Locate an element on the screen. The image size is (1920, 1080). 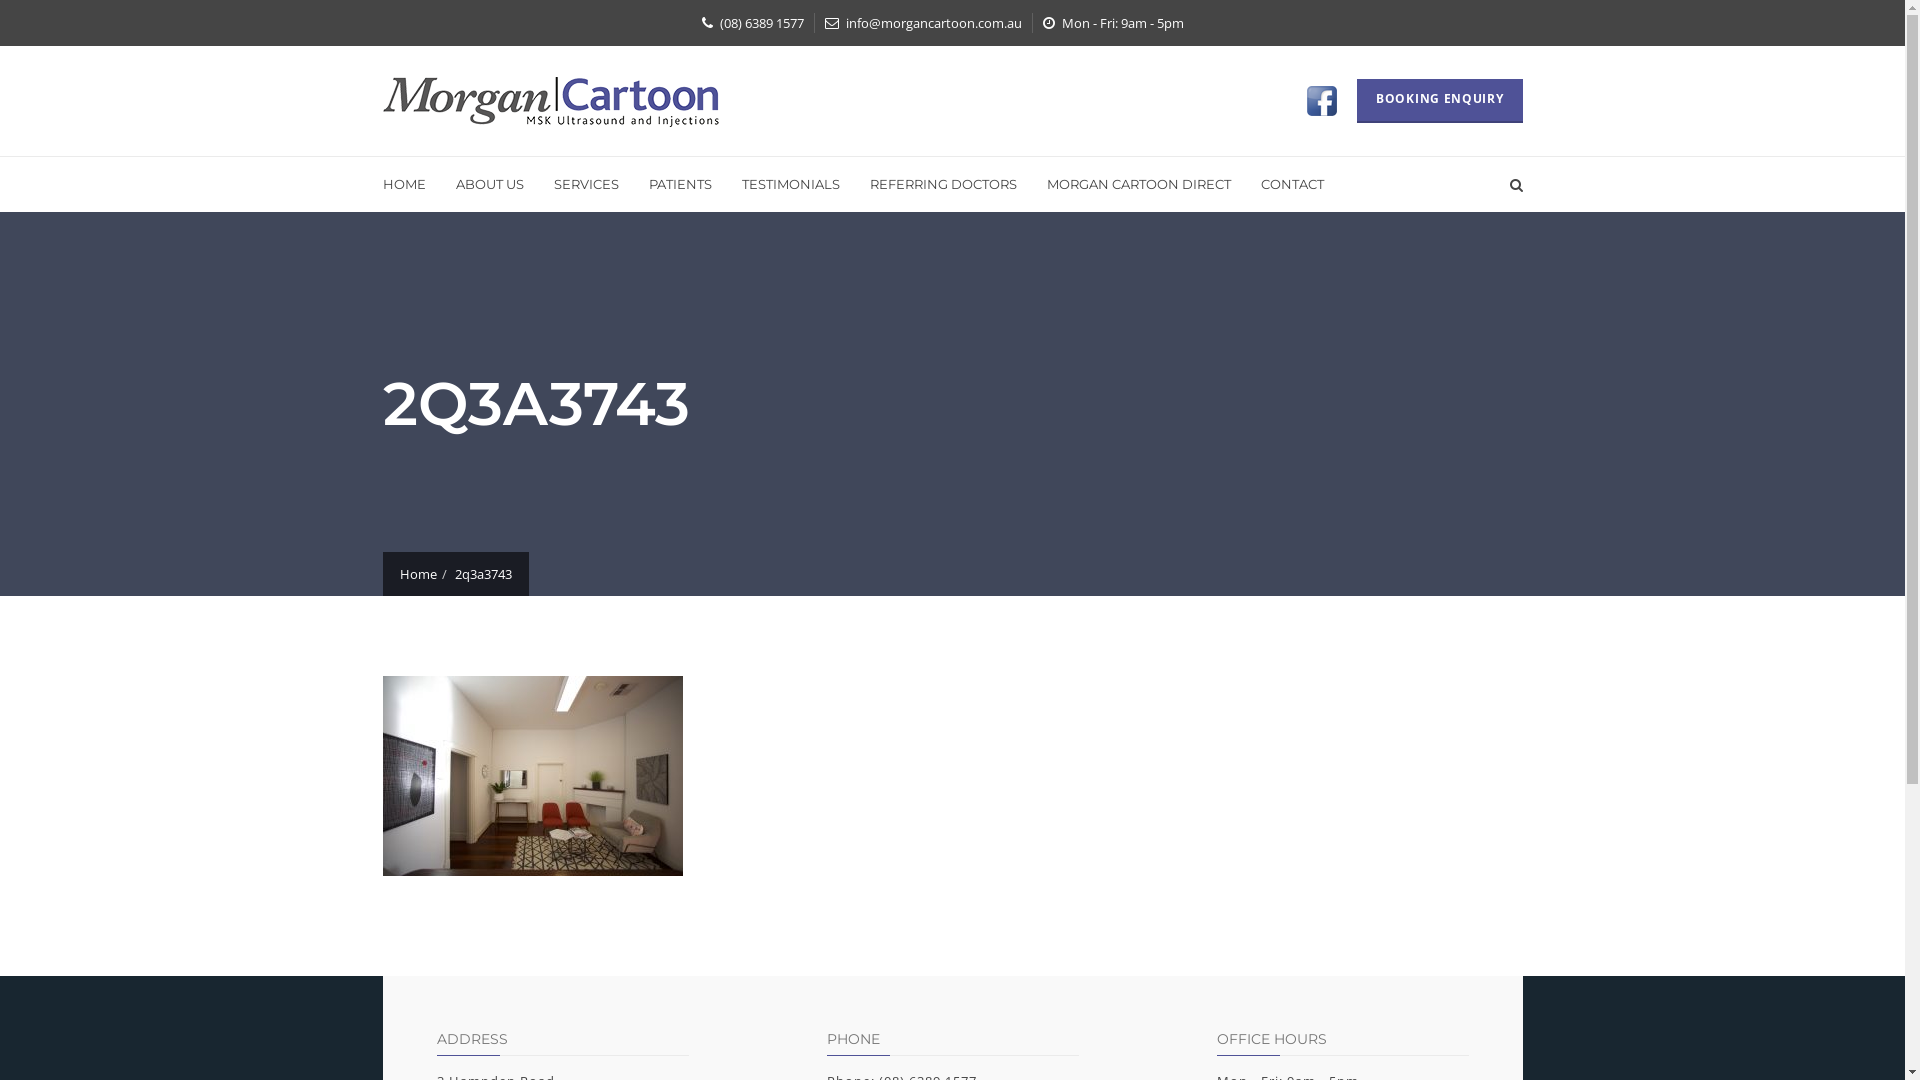
'PATIENTS' is located at coordinates (680, 184).